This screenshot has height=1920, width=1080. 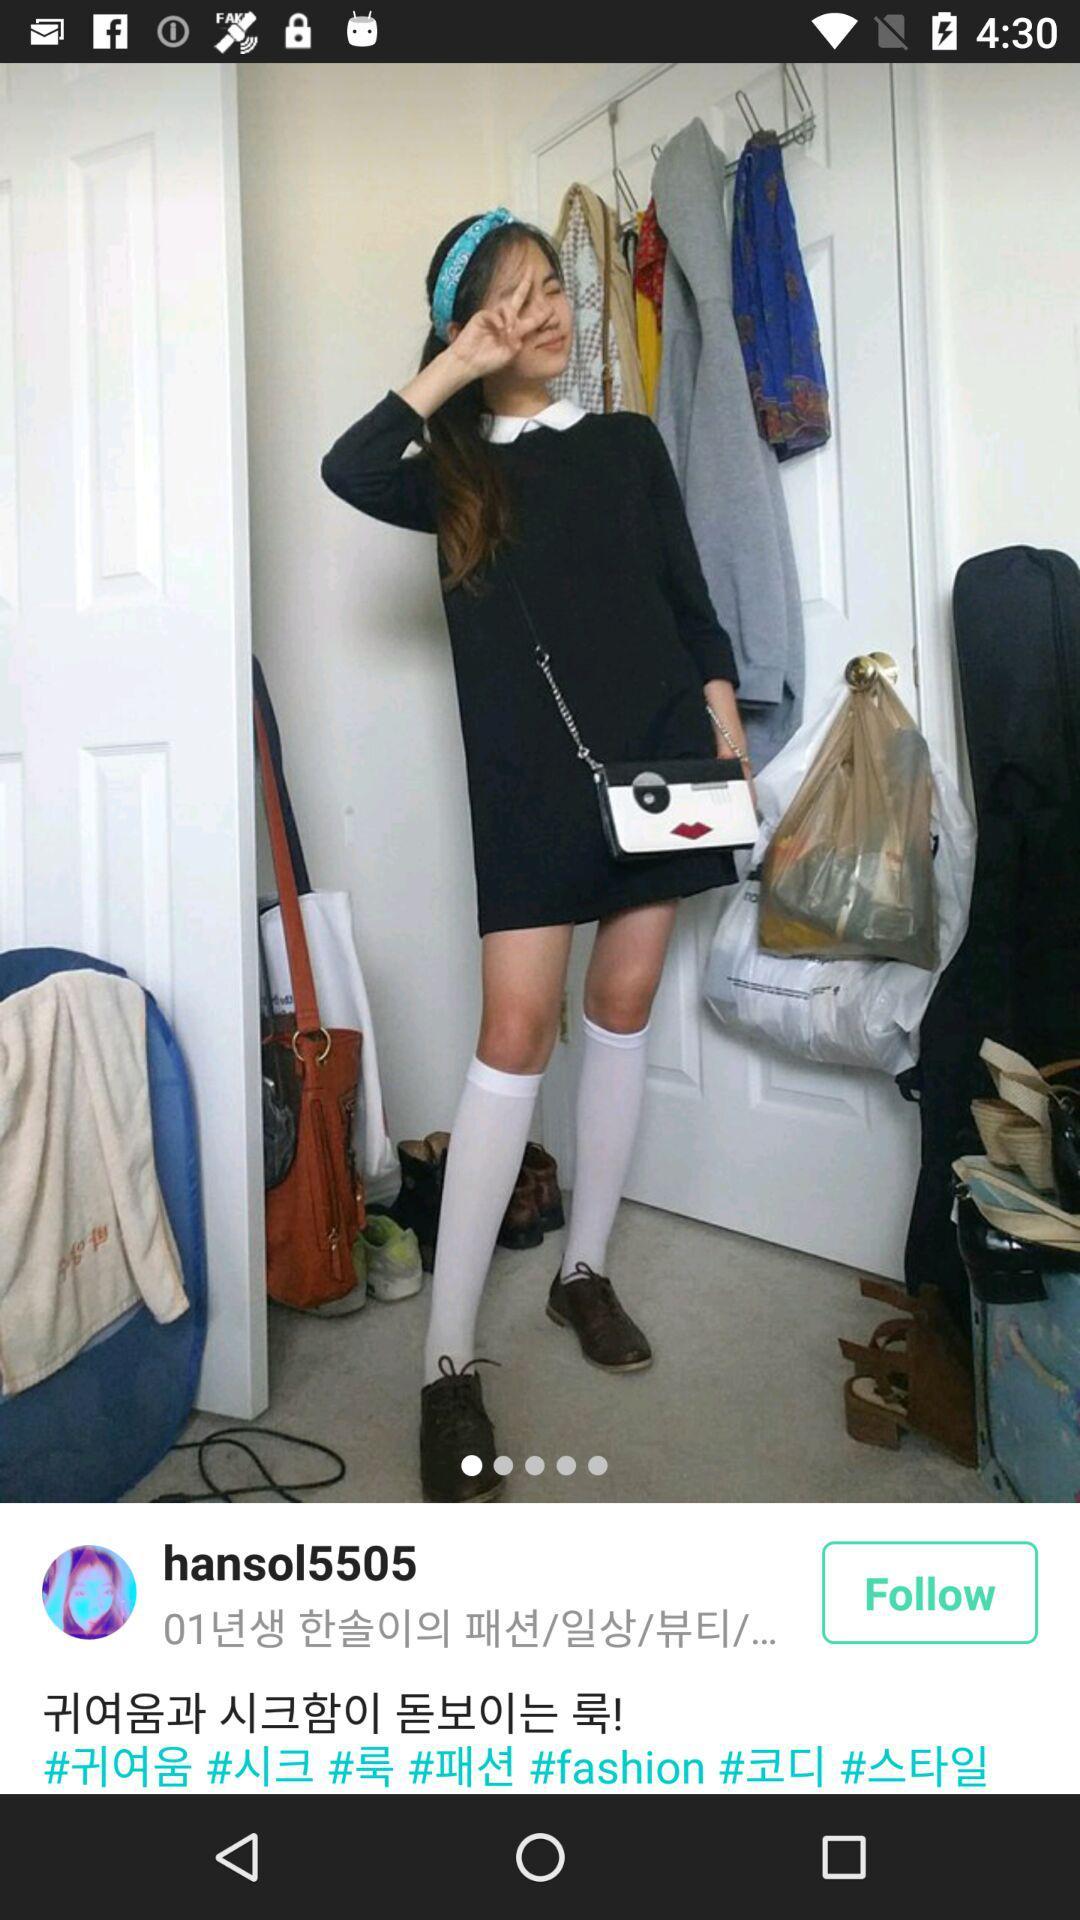 I want to click on icon above hansol5505 item, so click(x=540, y=781).